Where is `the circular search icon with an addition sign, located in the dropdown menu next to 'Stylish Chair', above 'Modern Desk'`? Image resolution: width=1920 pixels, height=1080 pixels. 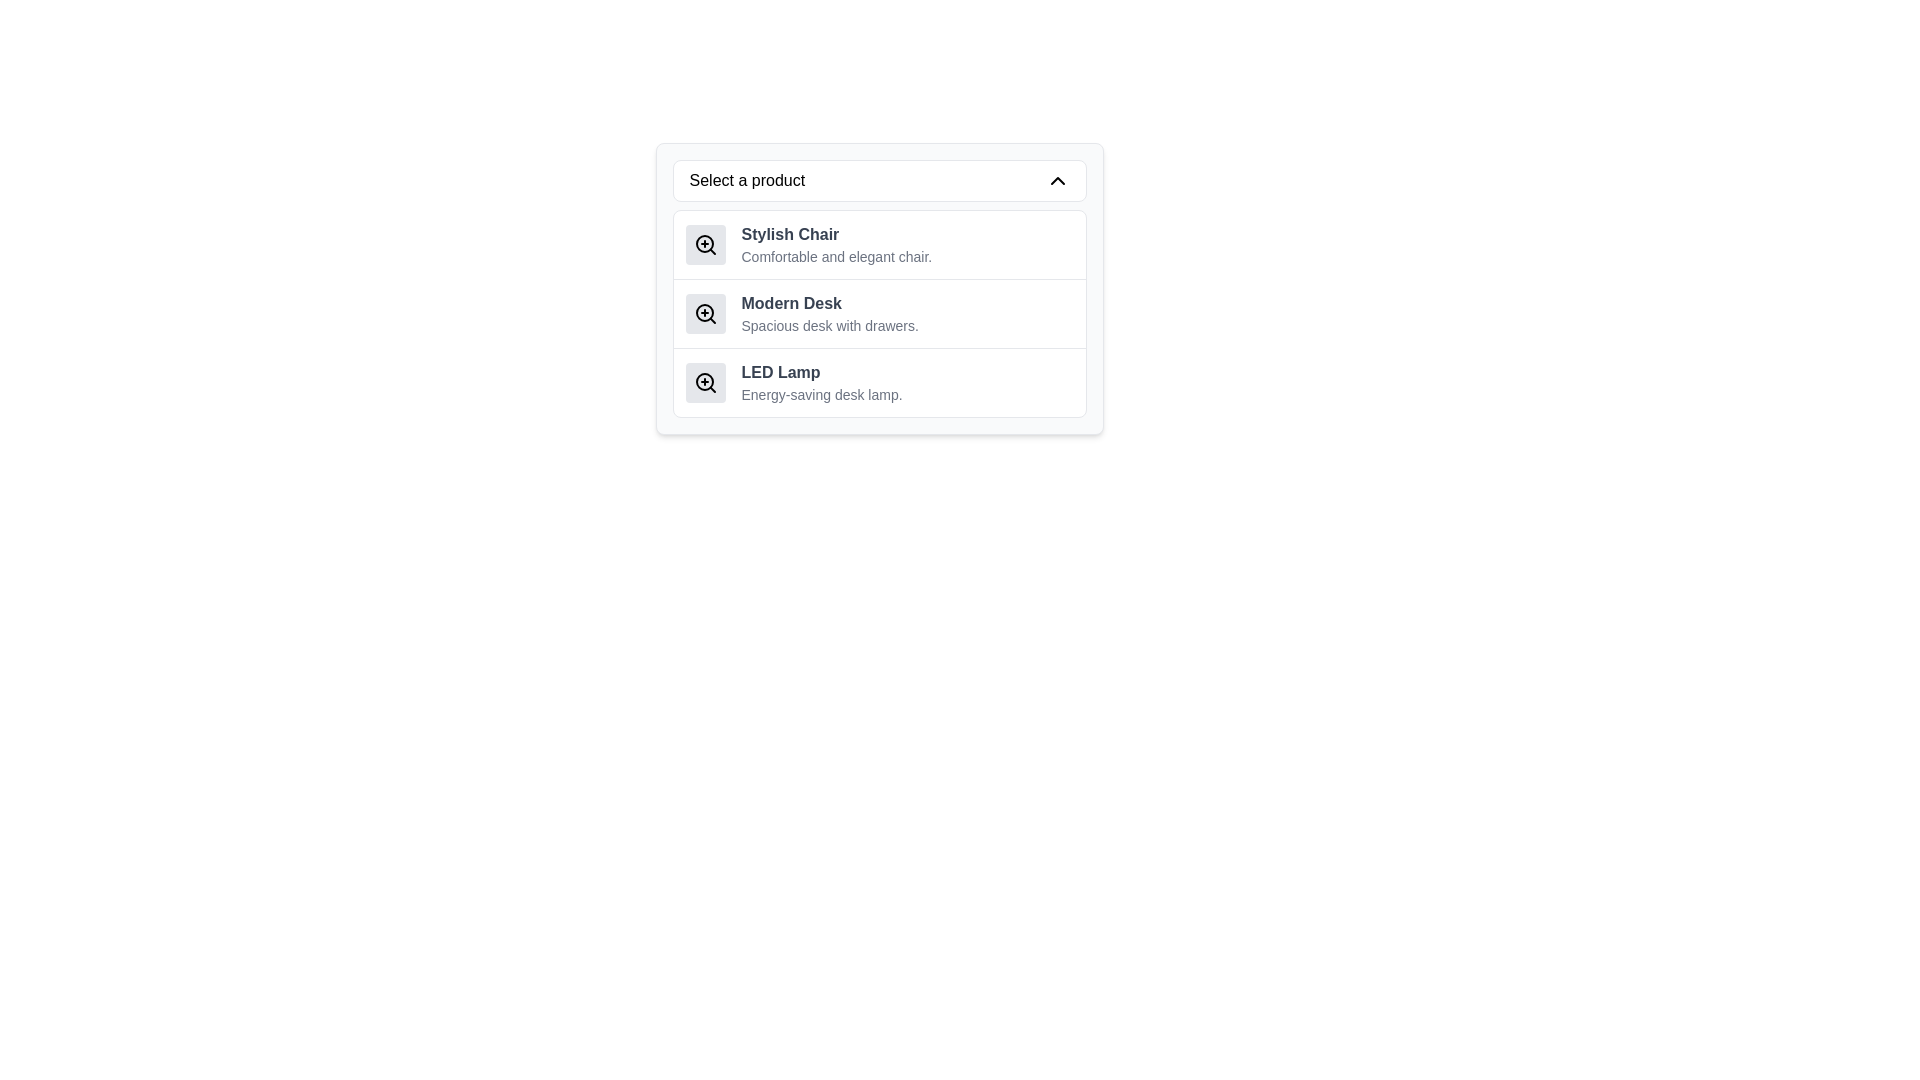 the circular search icon with an addition sign, located in the dropdown menu next to 'Stylish Chair', above 'Modern Desk' is located at coordinates (705, 244).